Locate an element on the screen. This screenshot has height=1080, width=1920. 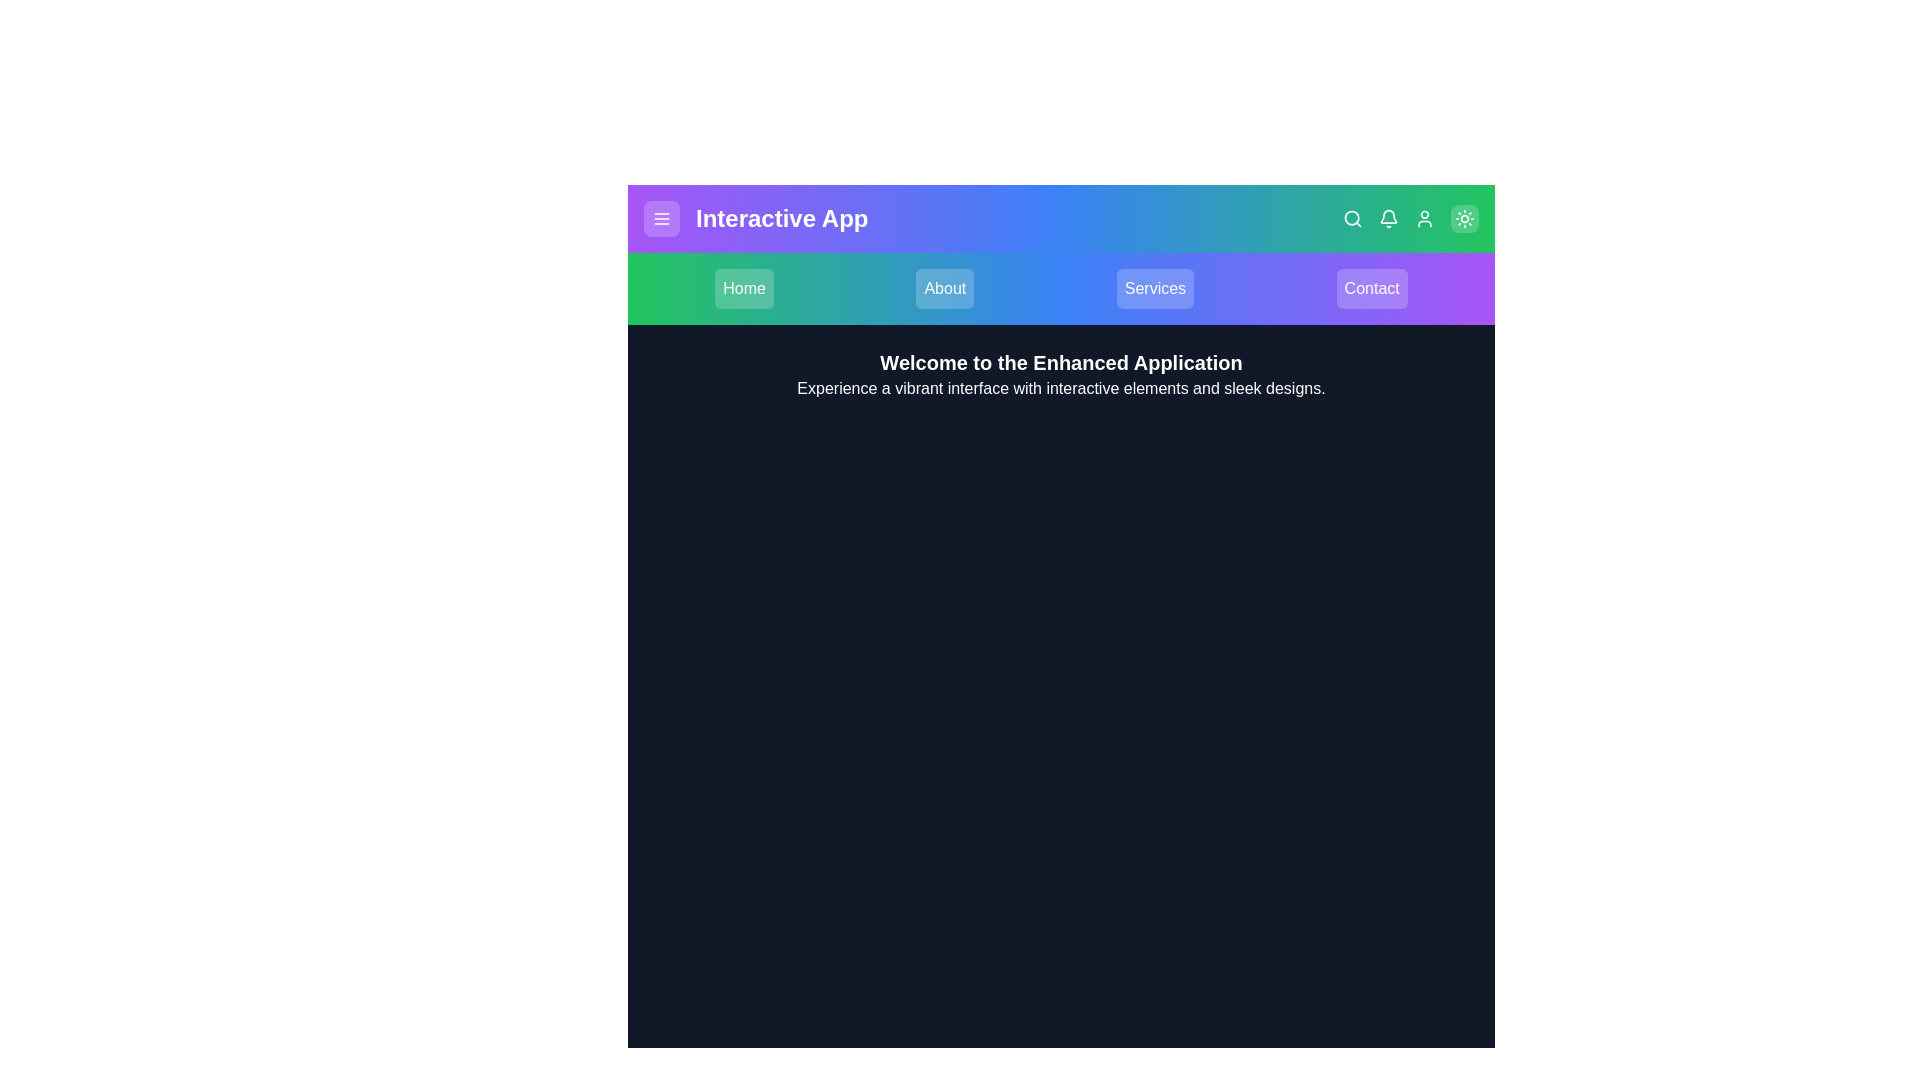
the menu button to toggle the menu visibility is located at coordinates (662, 219).